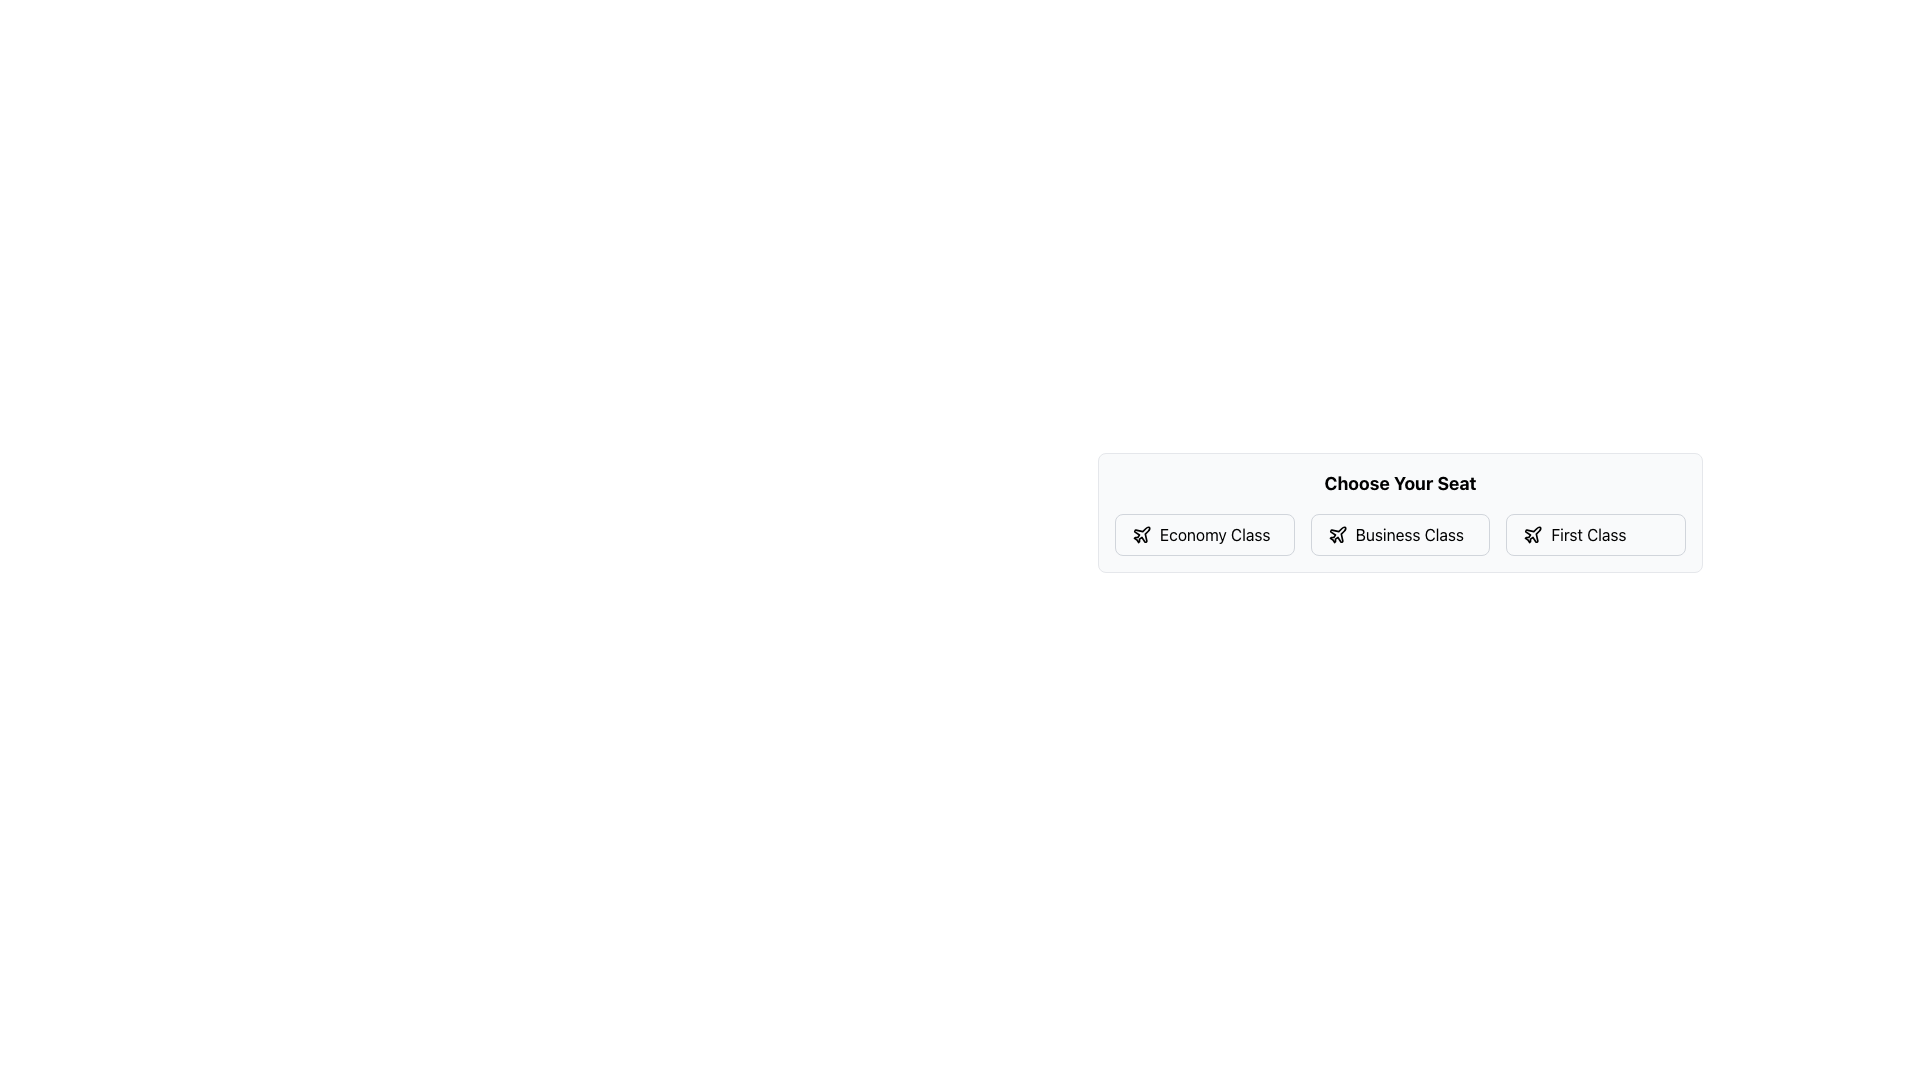  What do you see at coordinates (1399, 534) in the screenshot?
I see `the Business Class button, which is the second button in a horizontal group of three` at bounding box center [1399, 534].